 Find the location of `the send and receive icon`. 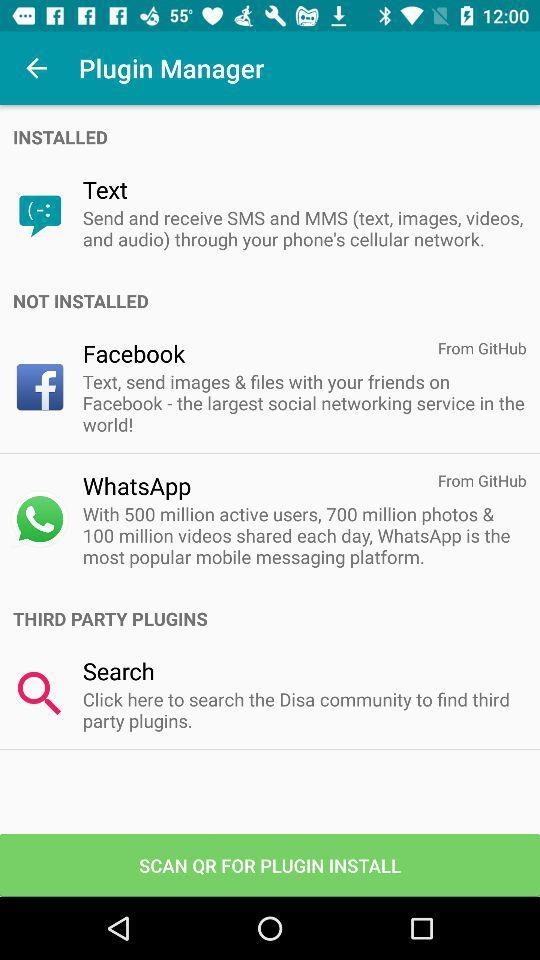

the send and receive icon is located at coordinates (303, 228).